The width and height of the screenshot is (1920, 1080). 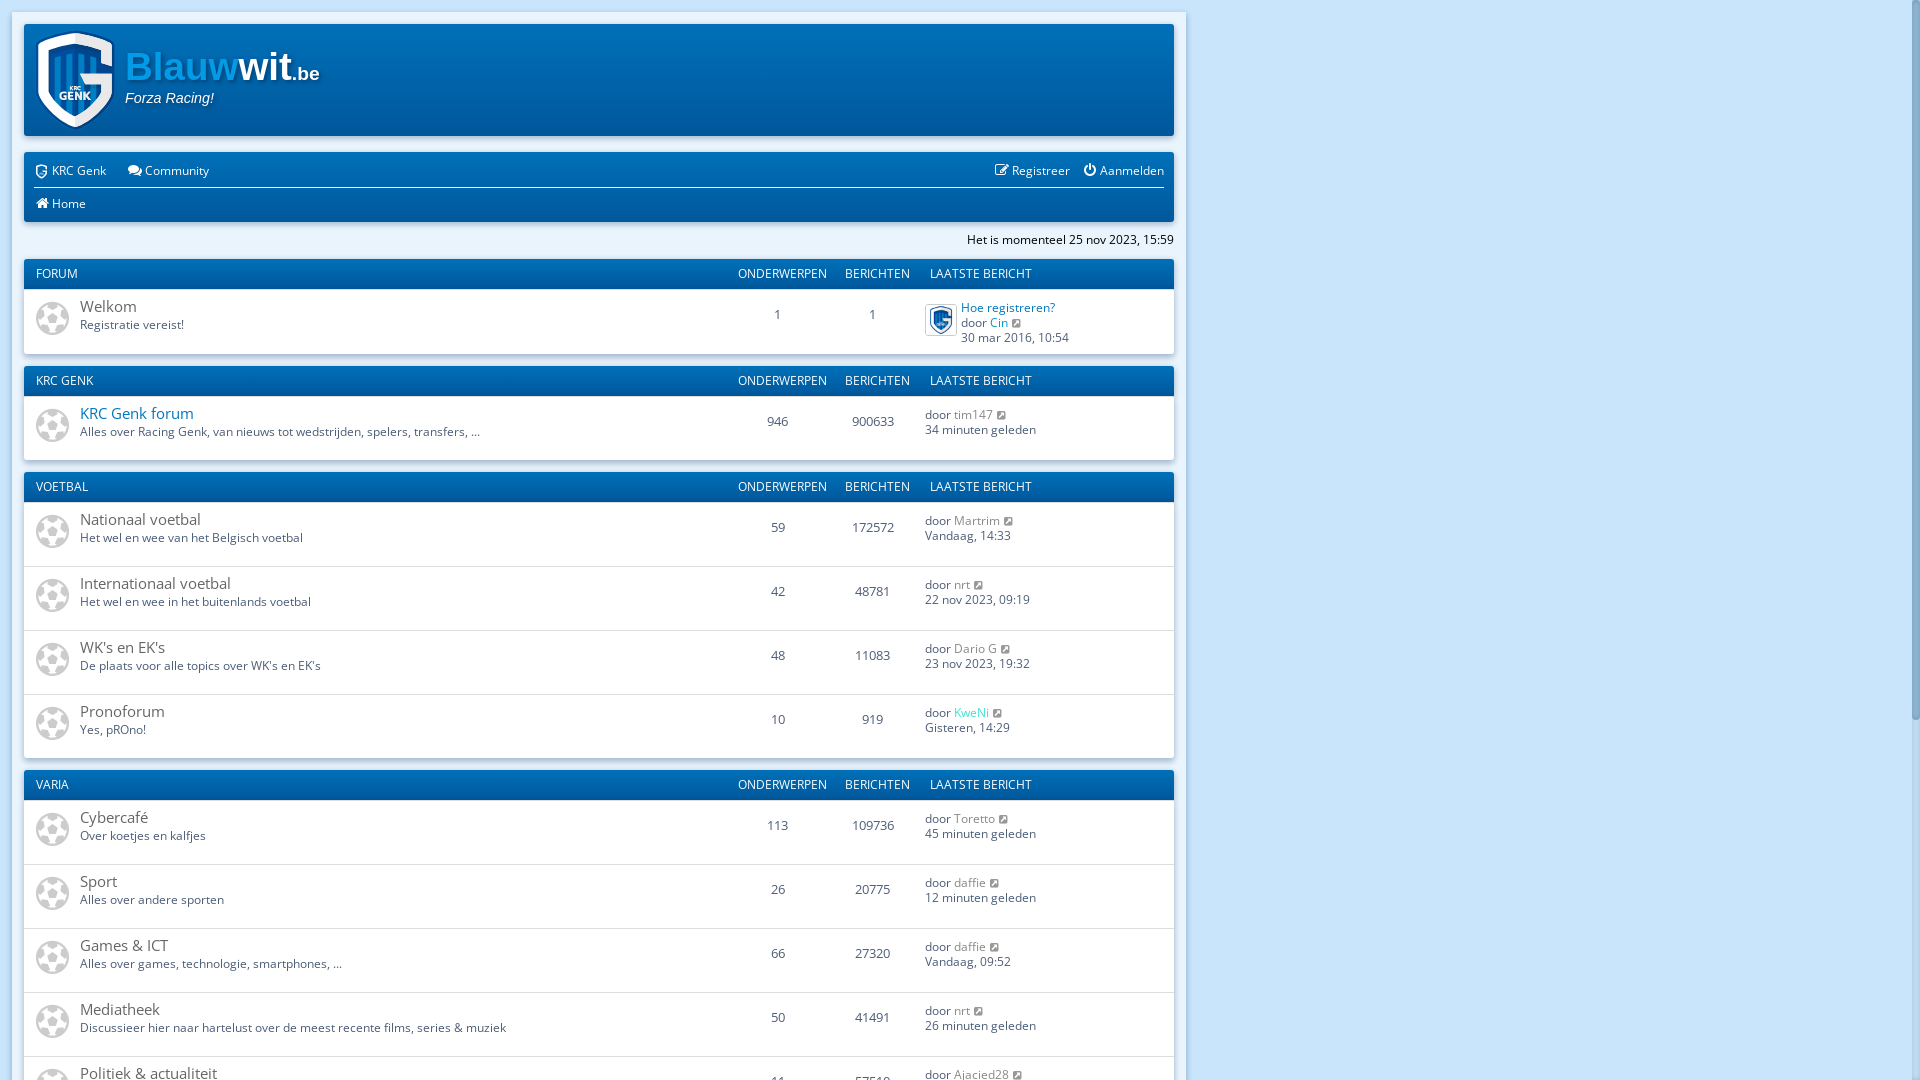 What do you see at coordinates (136, 411) in the screenshot?
I see `'KRC Genk forum'` at bounding box center [136, 411].